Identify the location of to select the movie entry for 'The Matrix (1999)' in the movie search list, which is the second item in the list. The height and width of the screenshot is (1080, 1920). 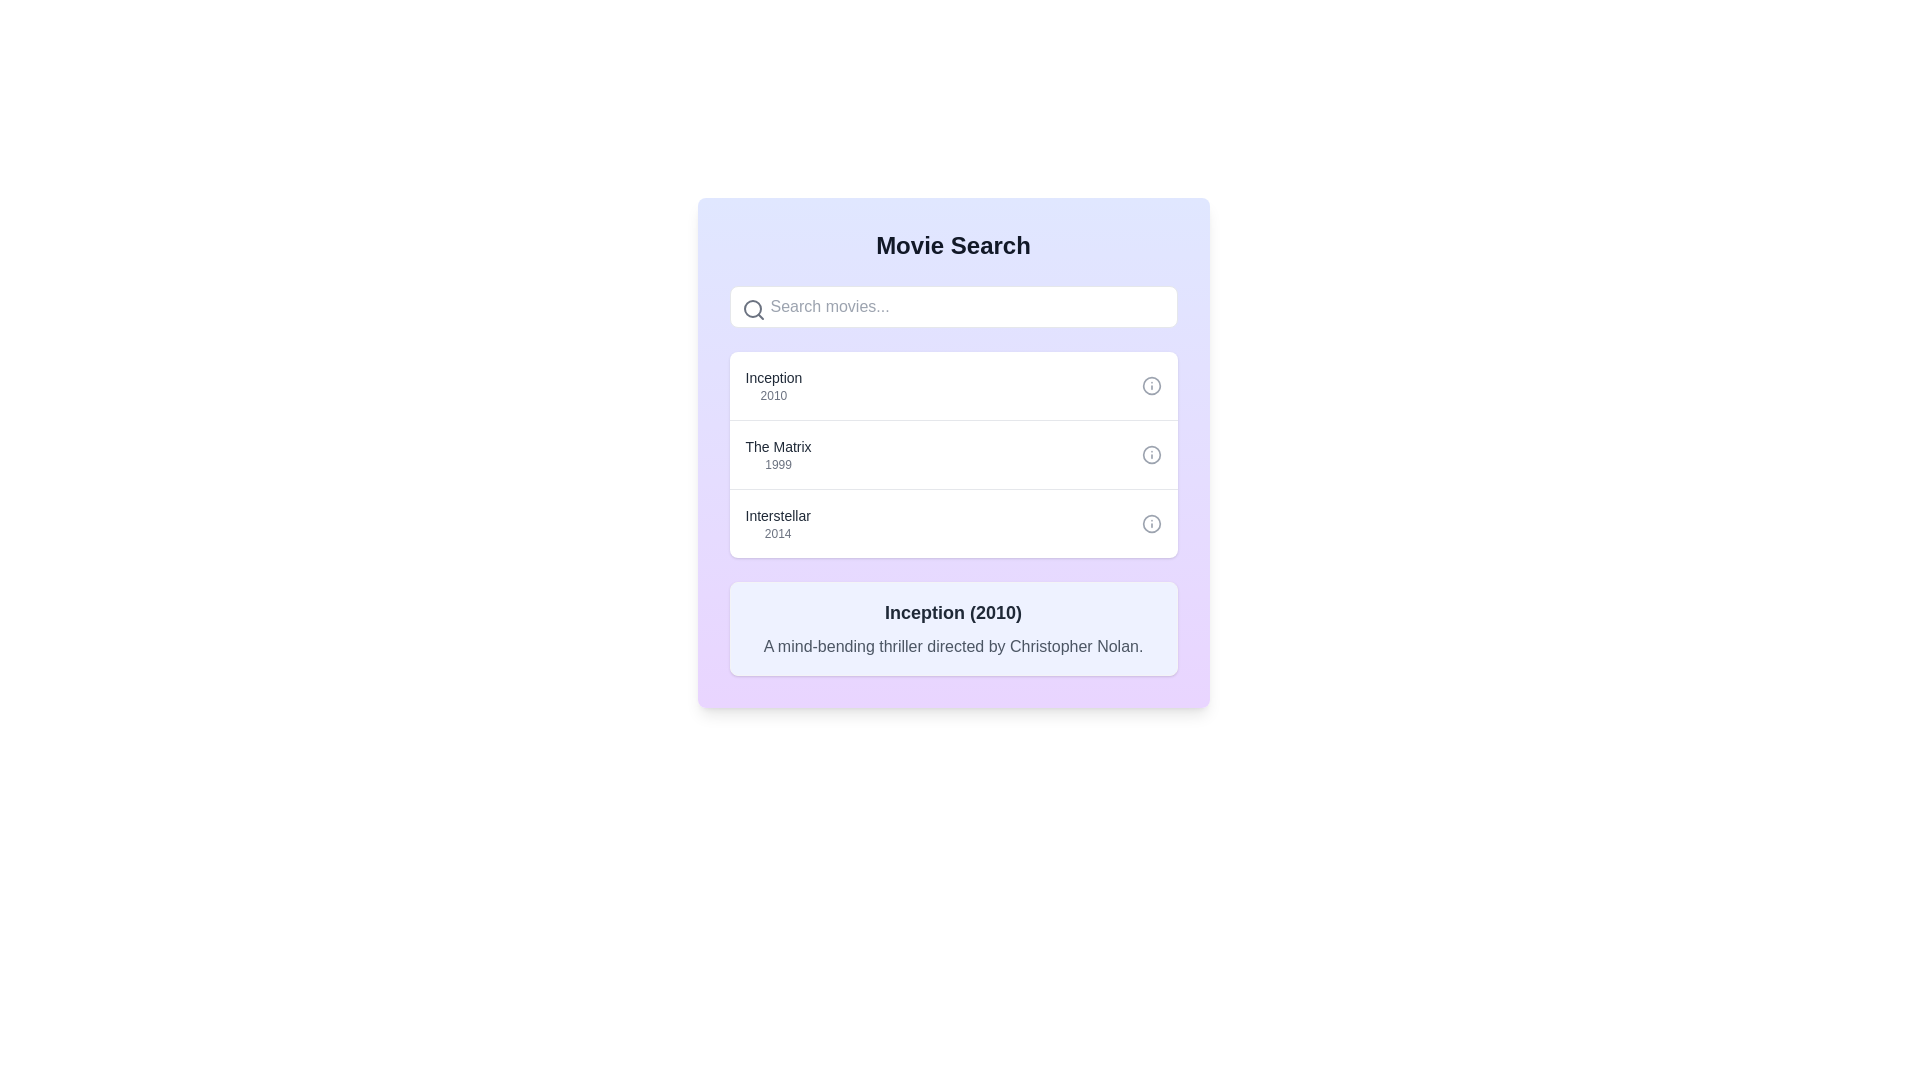
(952, 454).